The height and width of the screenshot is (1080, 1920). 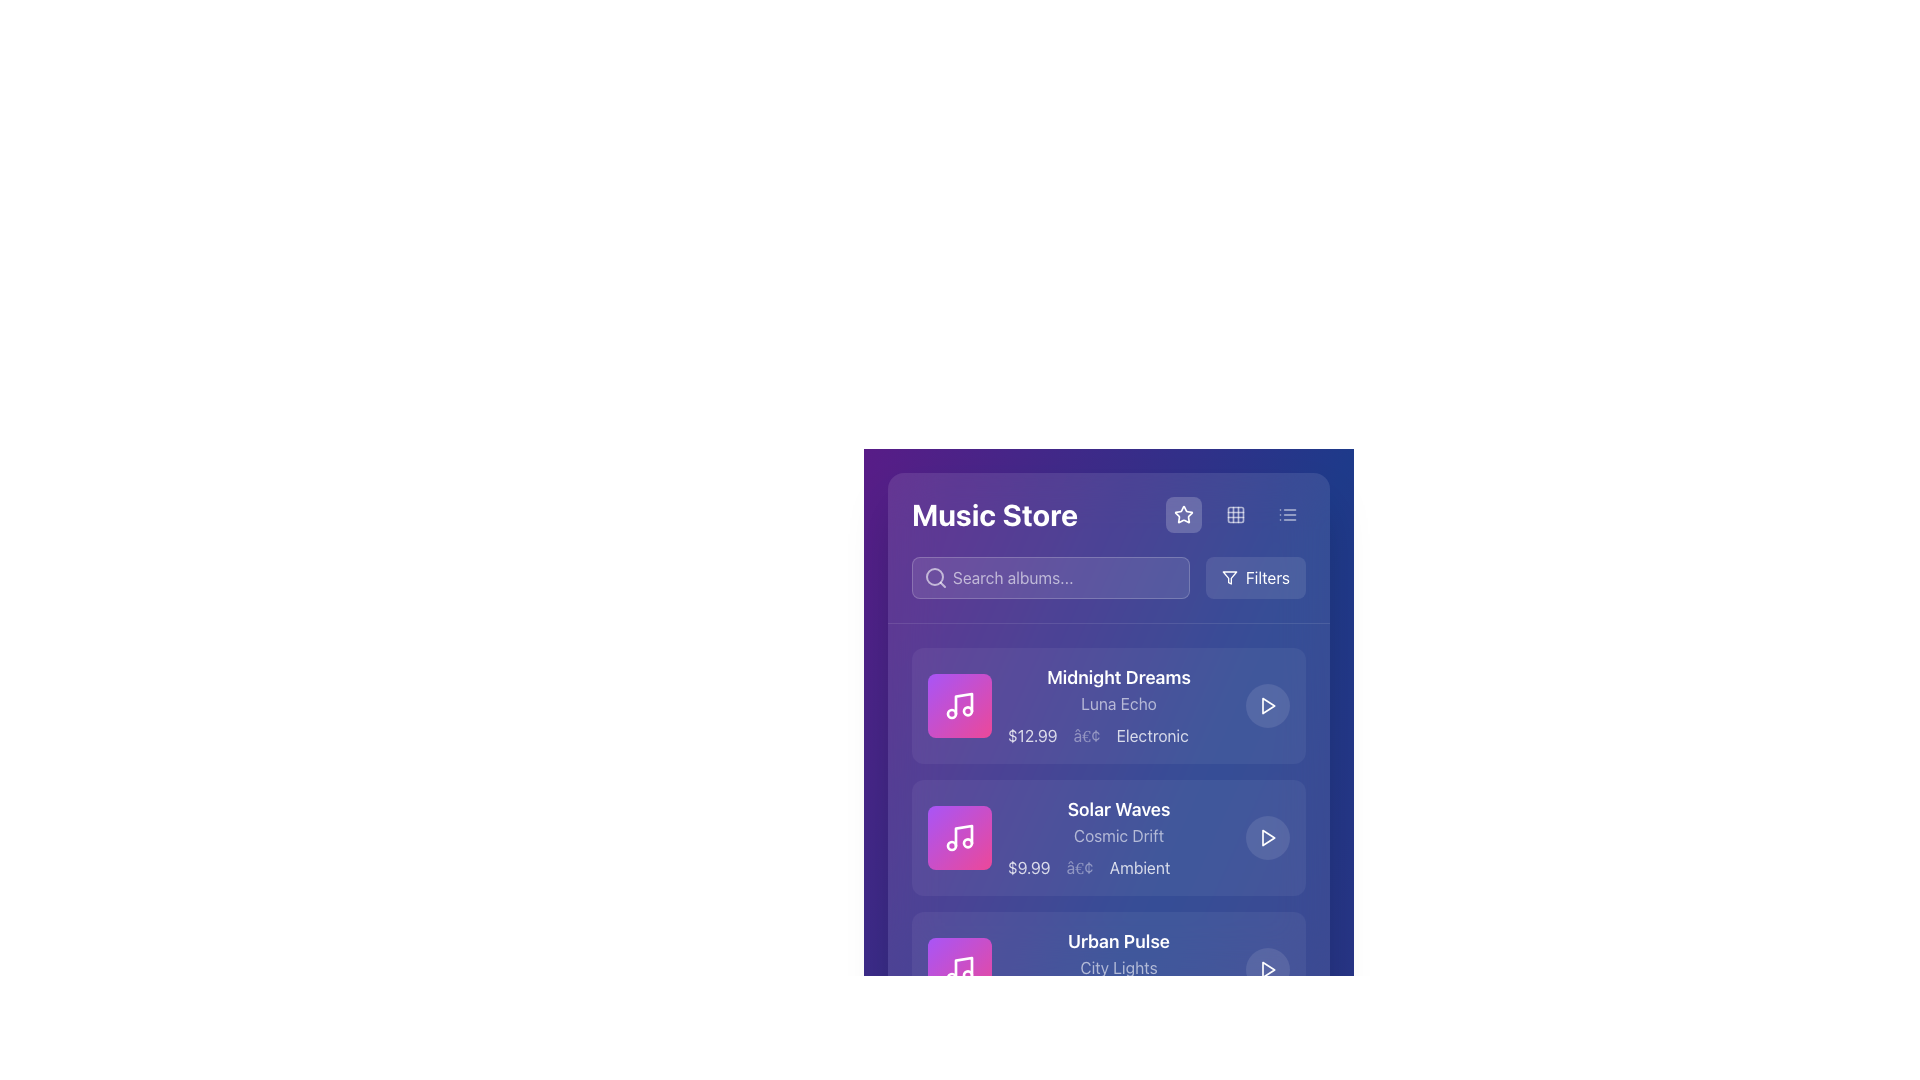 What do you see at coordinates (934, 577) in the screenshot?
I see `the central part of the search icon, which enhances the usability and recognizability of the search functionality, located within the search bar to the left of the 'Search albums...' placeholder text` at bounding box center [934, 577].